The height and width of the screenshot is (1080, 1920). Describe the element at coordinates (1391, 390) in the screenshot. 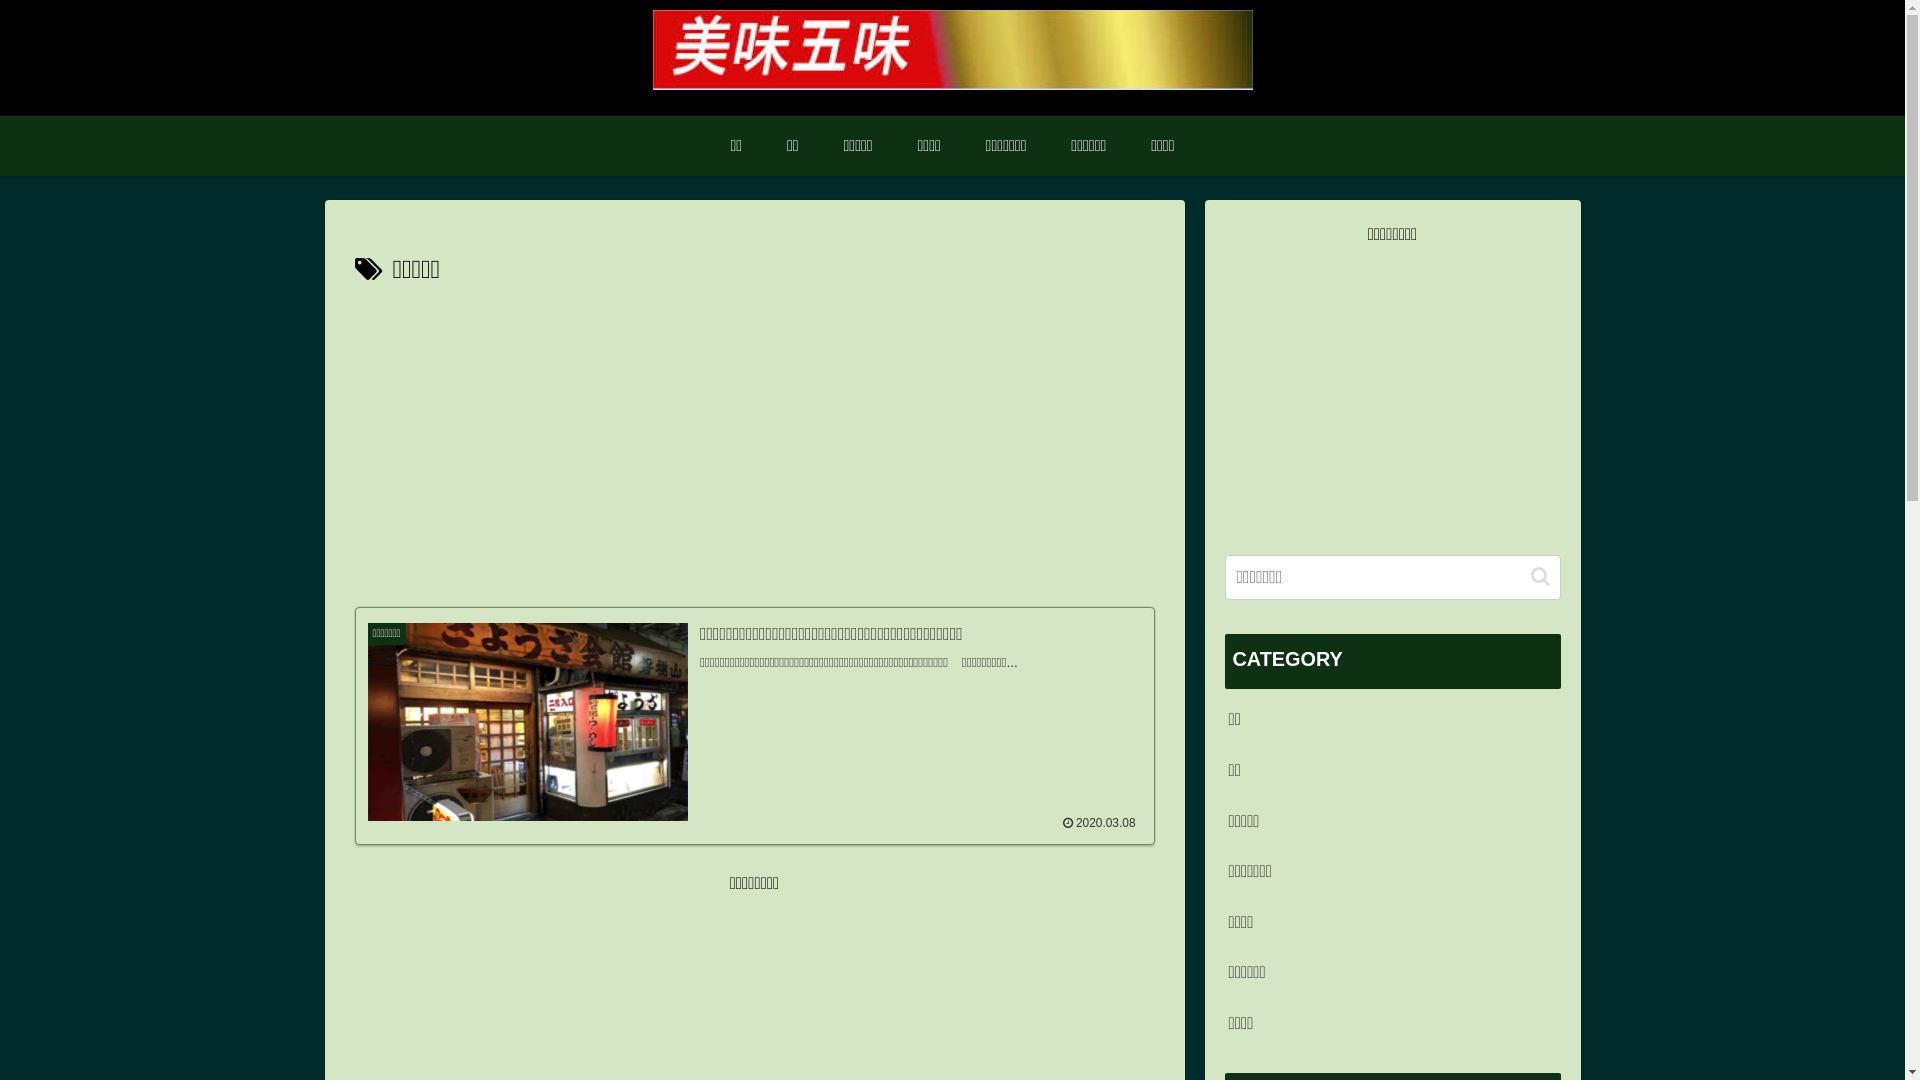

I see `'Advertisement'` at that location.